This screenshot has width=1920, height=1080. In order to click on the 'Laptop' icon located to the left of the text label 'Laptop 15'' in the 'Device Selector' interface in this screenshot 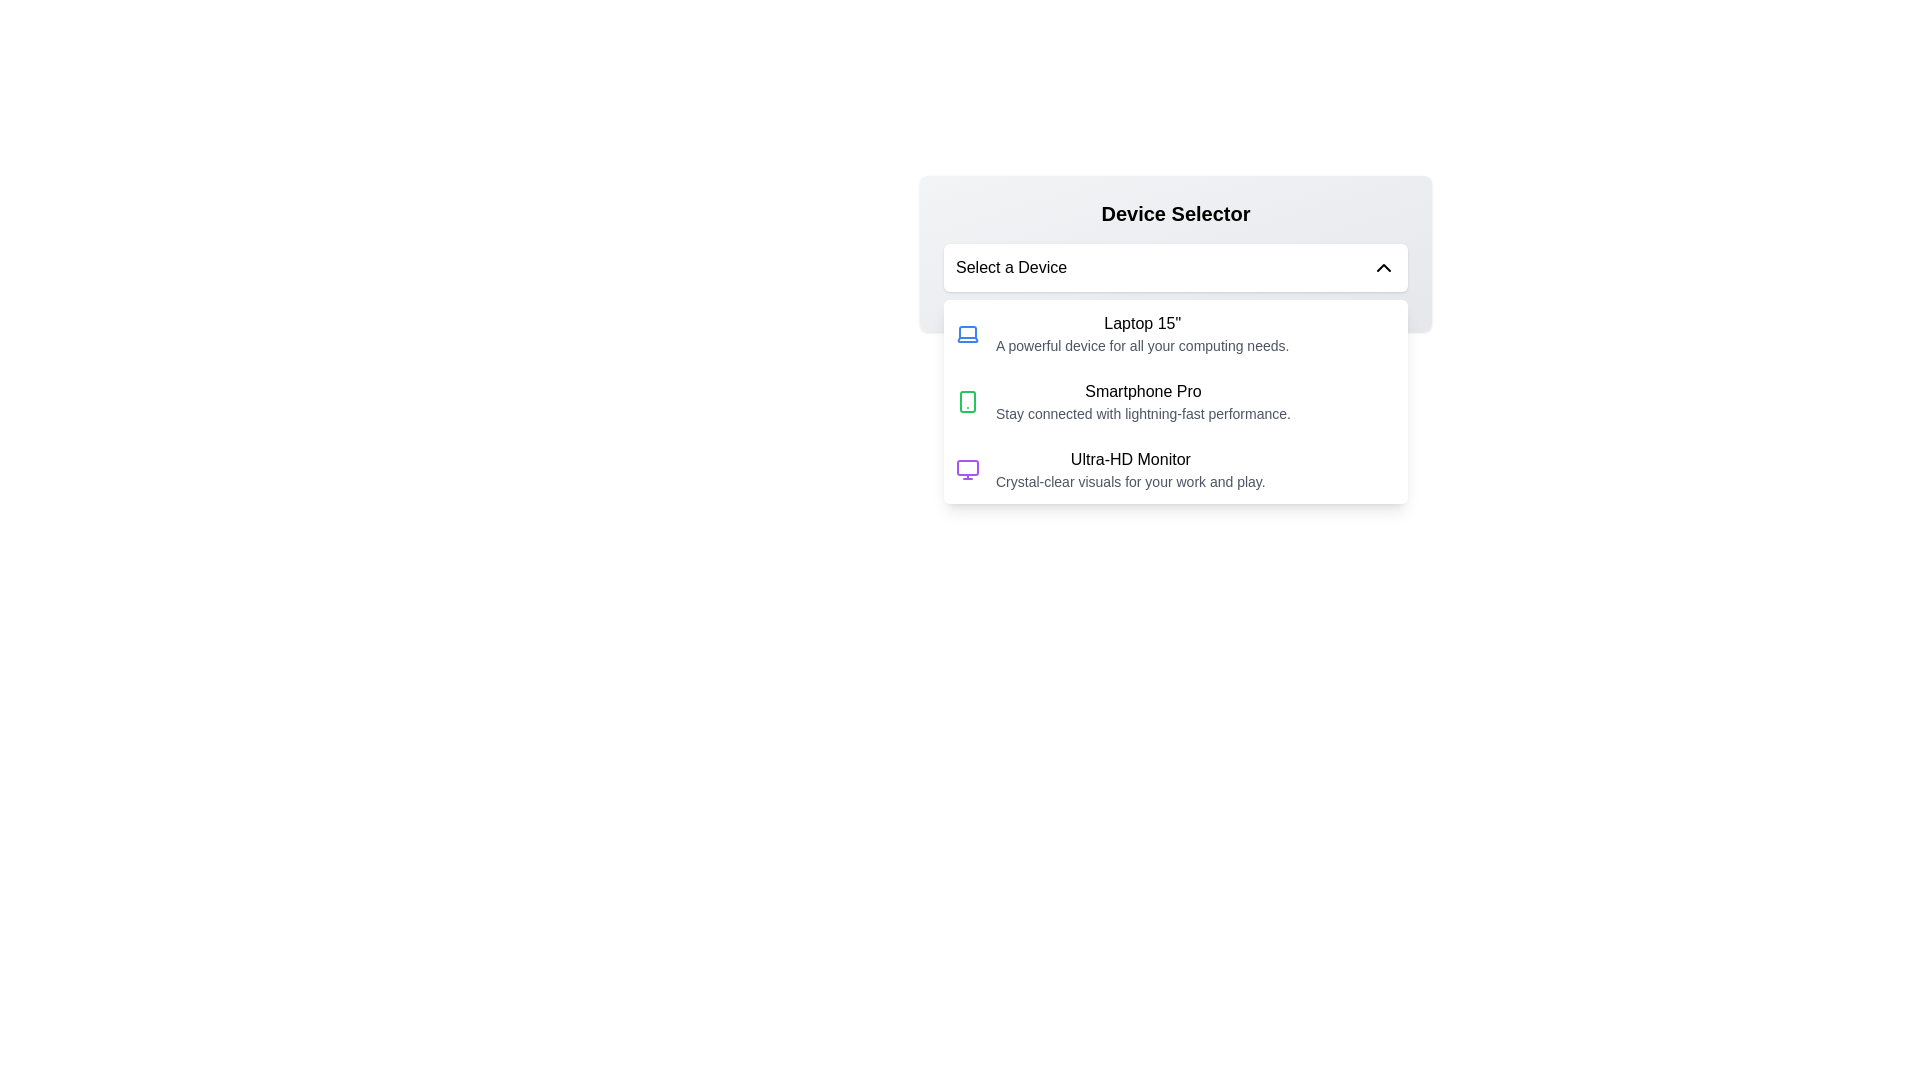, I will do `click(968, 333)`.